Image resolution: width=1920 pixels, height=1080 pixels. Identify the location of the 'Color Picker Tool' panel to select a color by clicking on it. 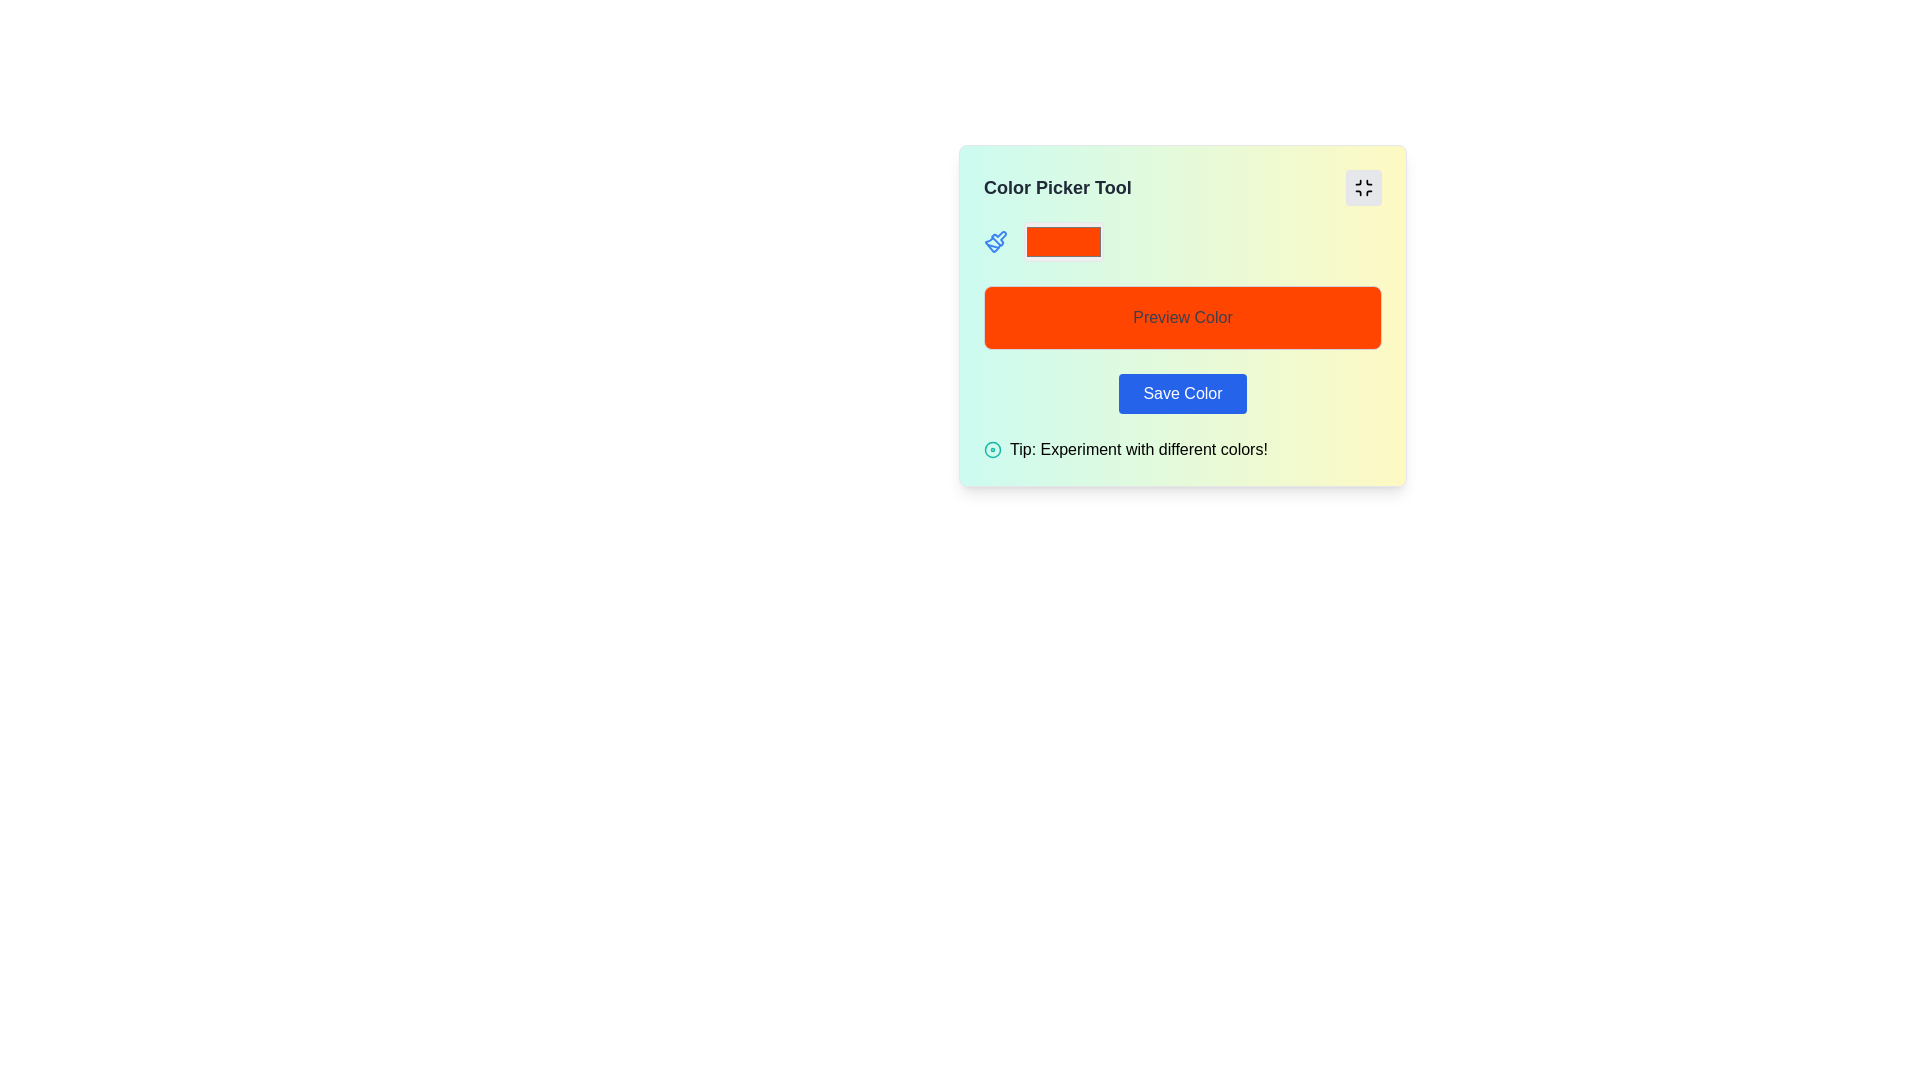
(1182, 315).